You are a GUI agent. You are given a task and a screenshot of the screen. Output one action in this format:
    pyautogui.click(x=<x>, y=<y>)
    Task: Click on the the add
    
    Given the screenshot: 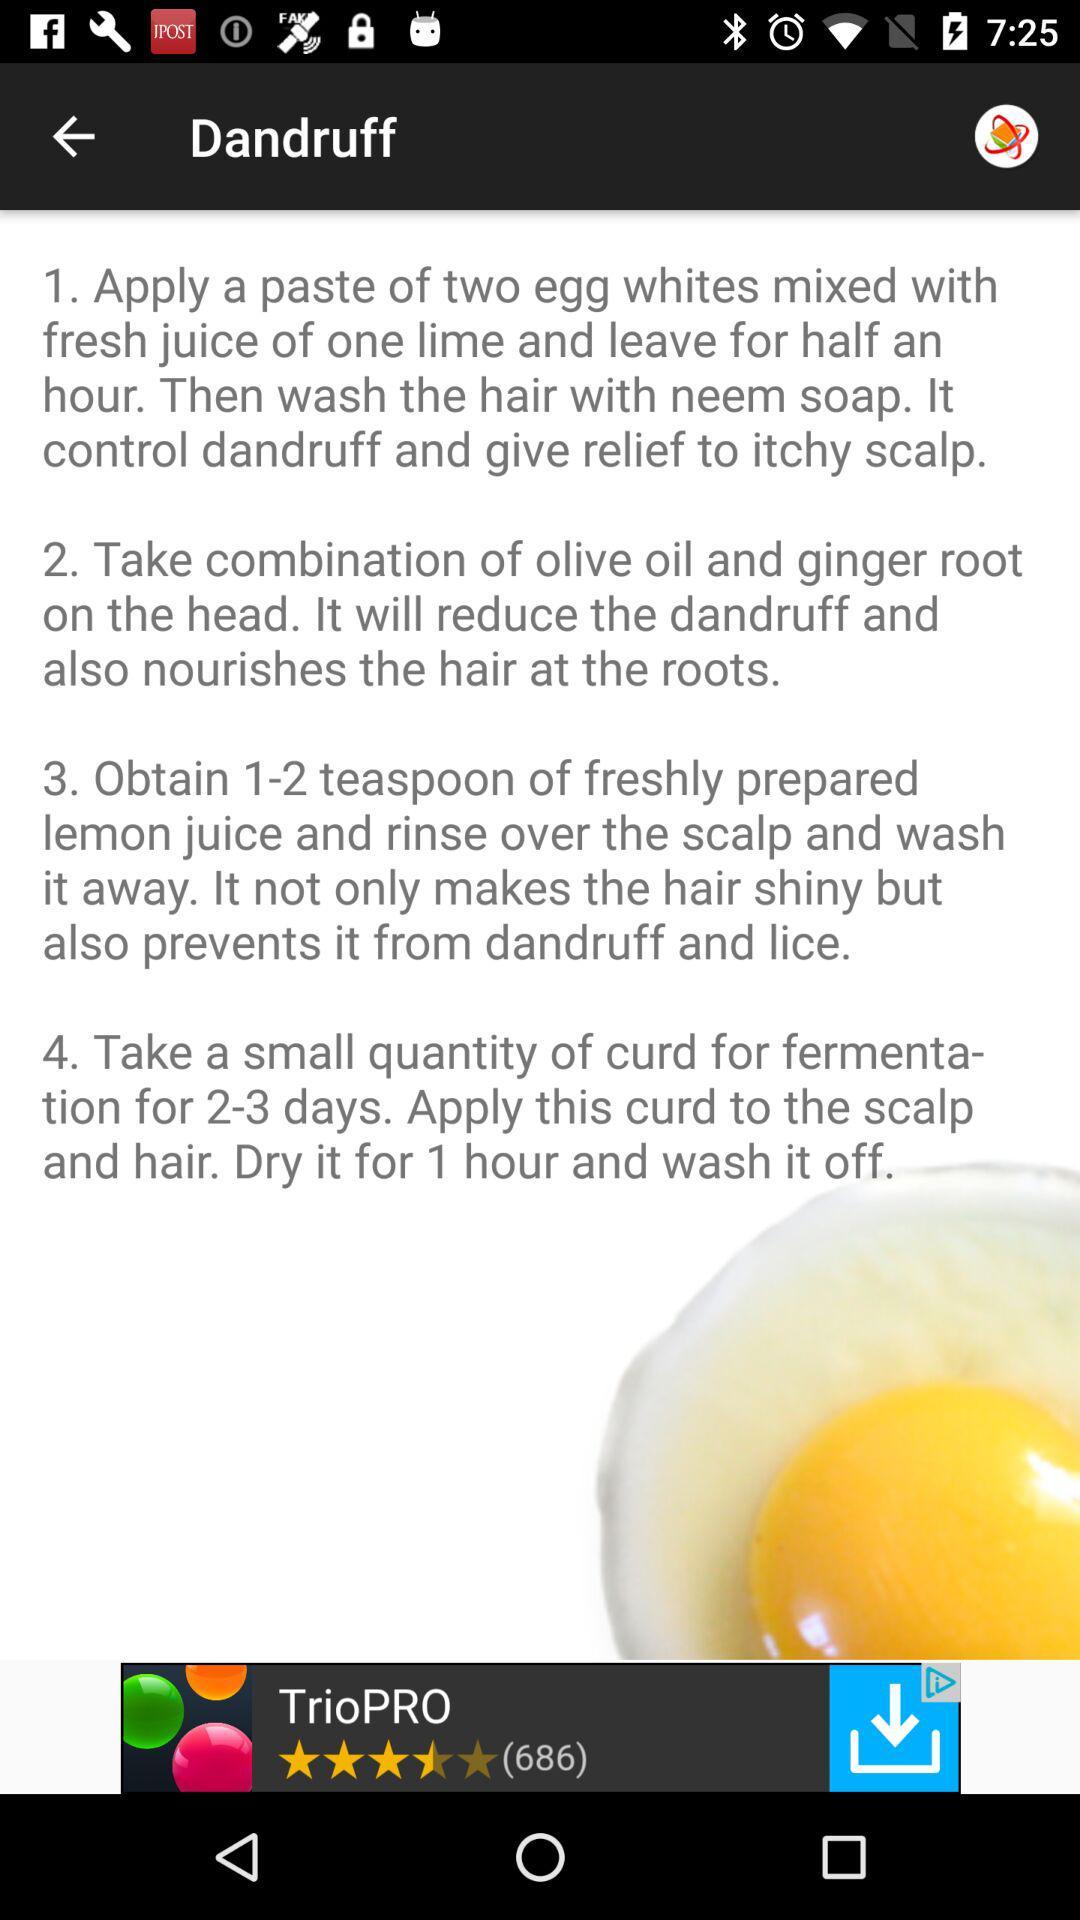 What is the action you would take?
    pyautogui.click(x=540, y=1727)
    